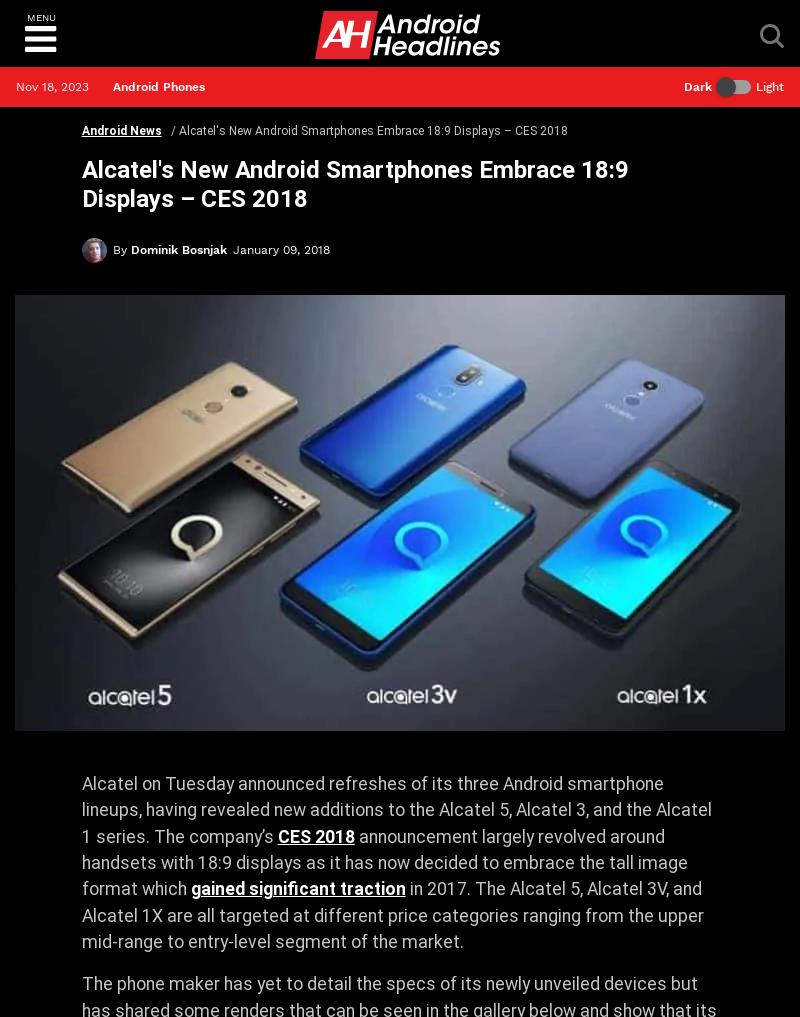  Describe the element at coordinates (119, 129) in the screenshot. I see `'Android News'` at that location.